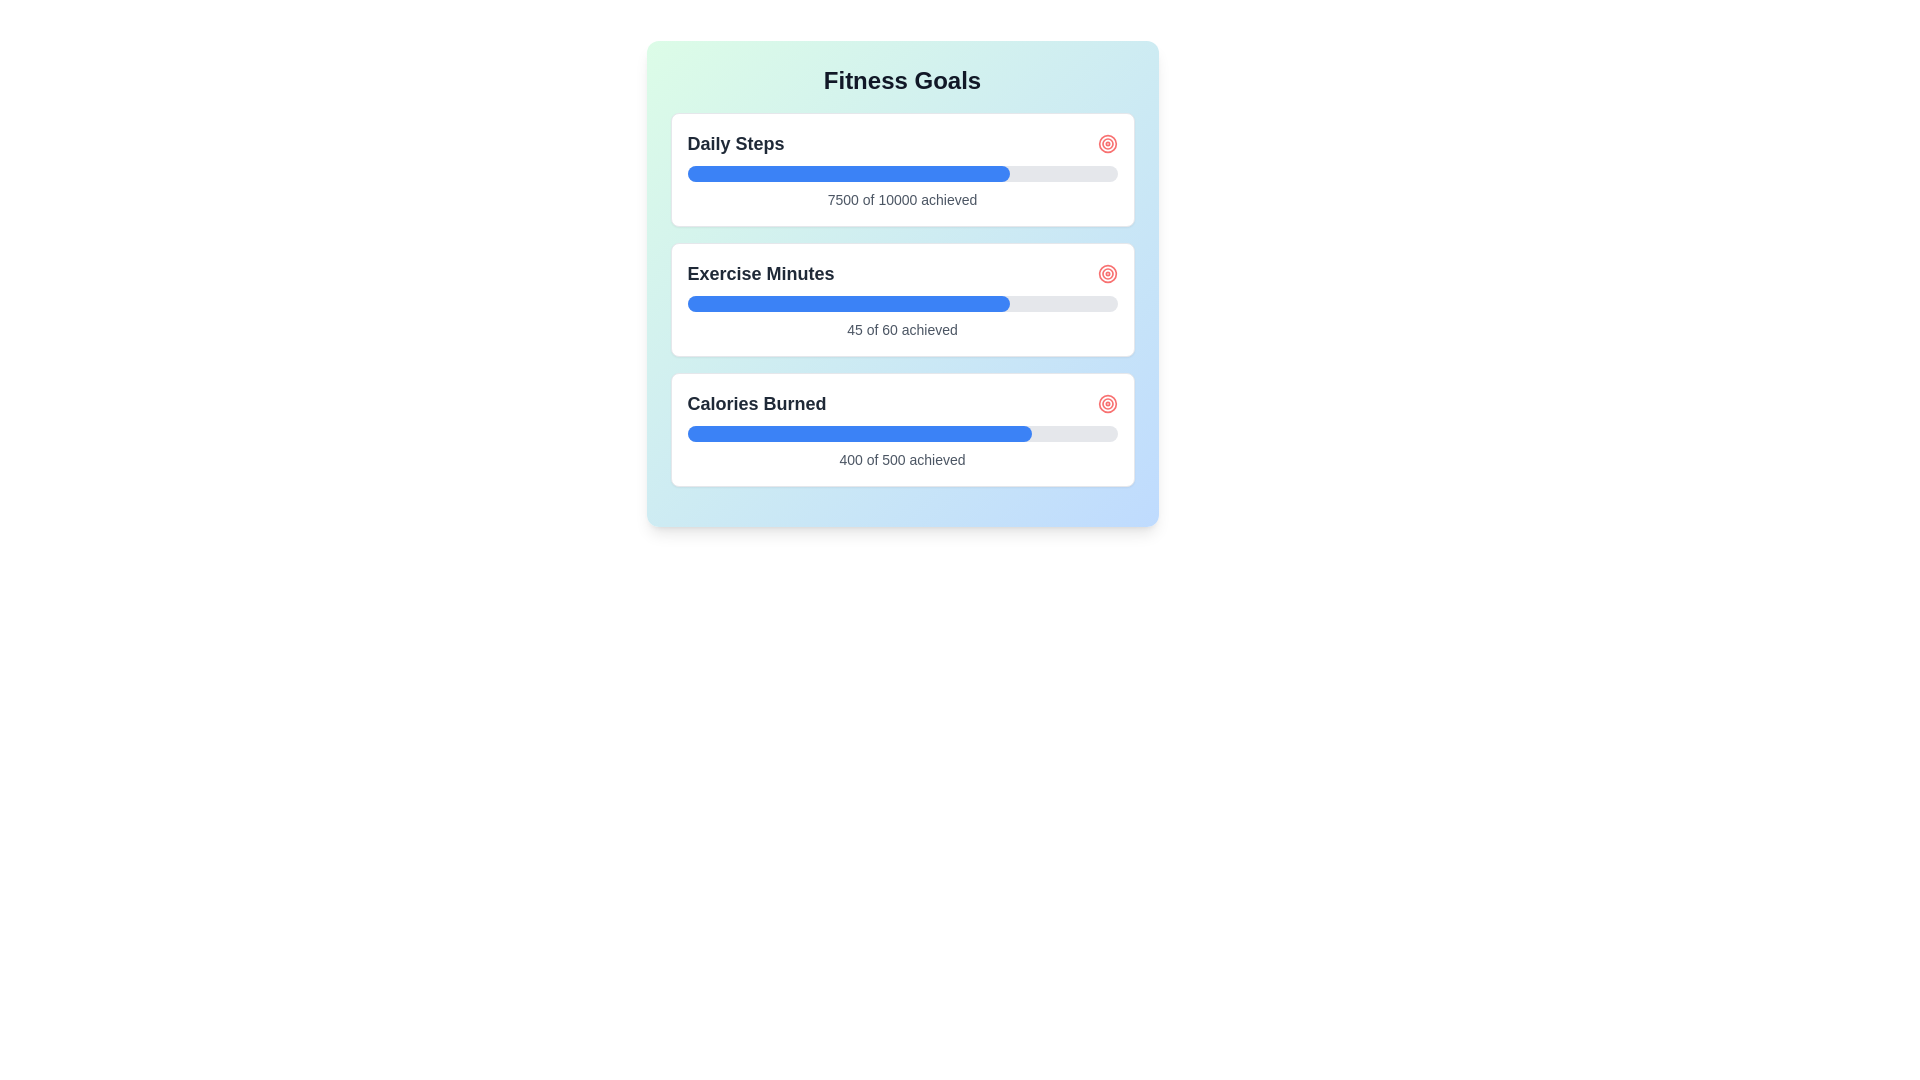  Describe the element at coordinates (848, 304) in the screenshot. I see `the filled progress bar section representing progress for 'Exercise Minutes', which is styled with a blue color and has rounded ends` at that location.